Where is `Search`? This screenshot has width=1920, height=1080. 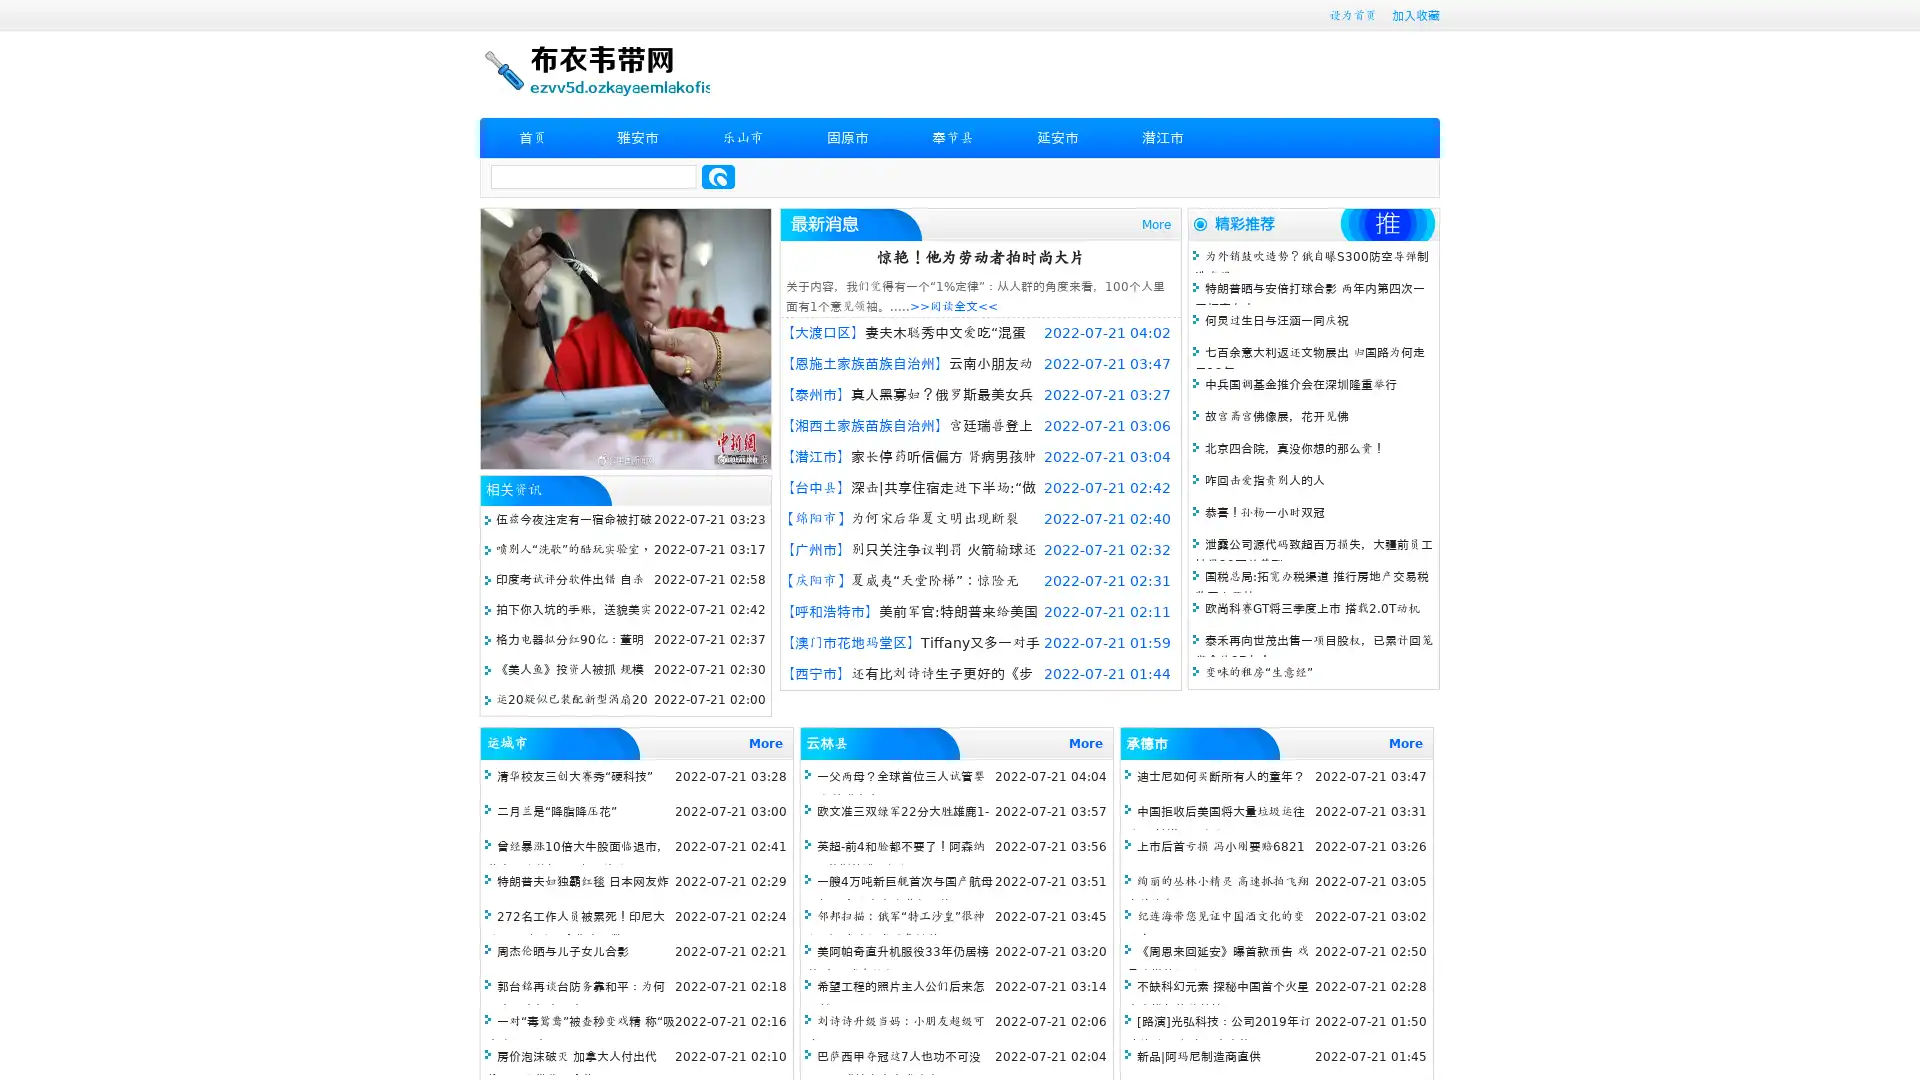
Search is located at coordinates (718, 176).